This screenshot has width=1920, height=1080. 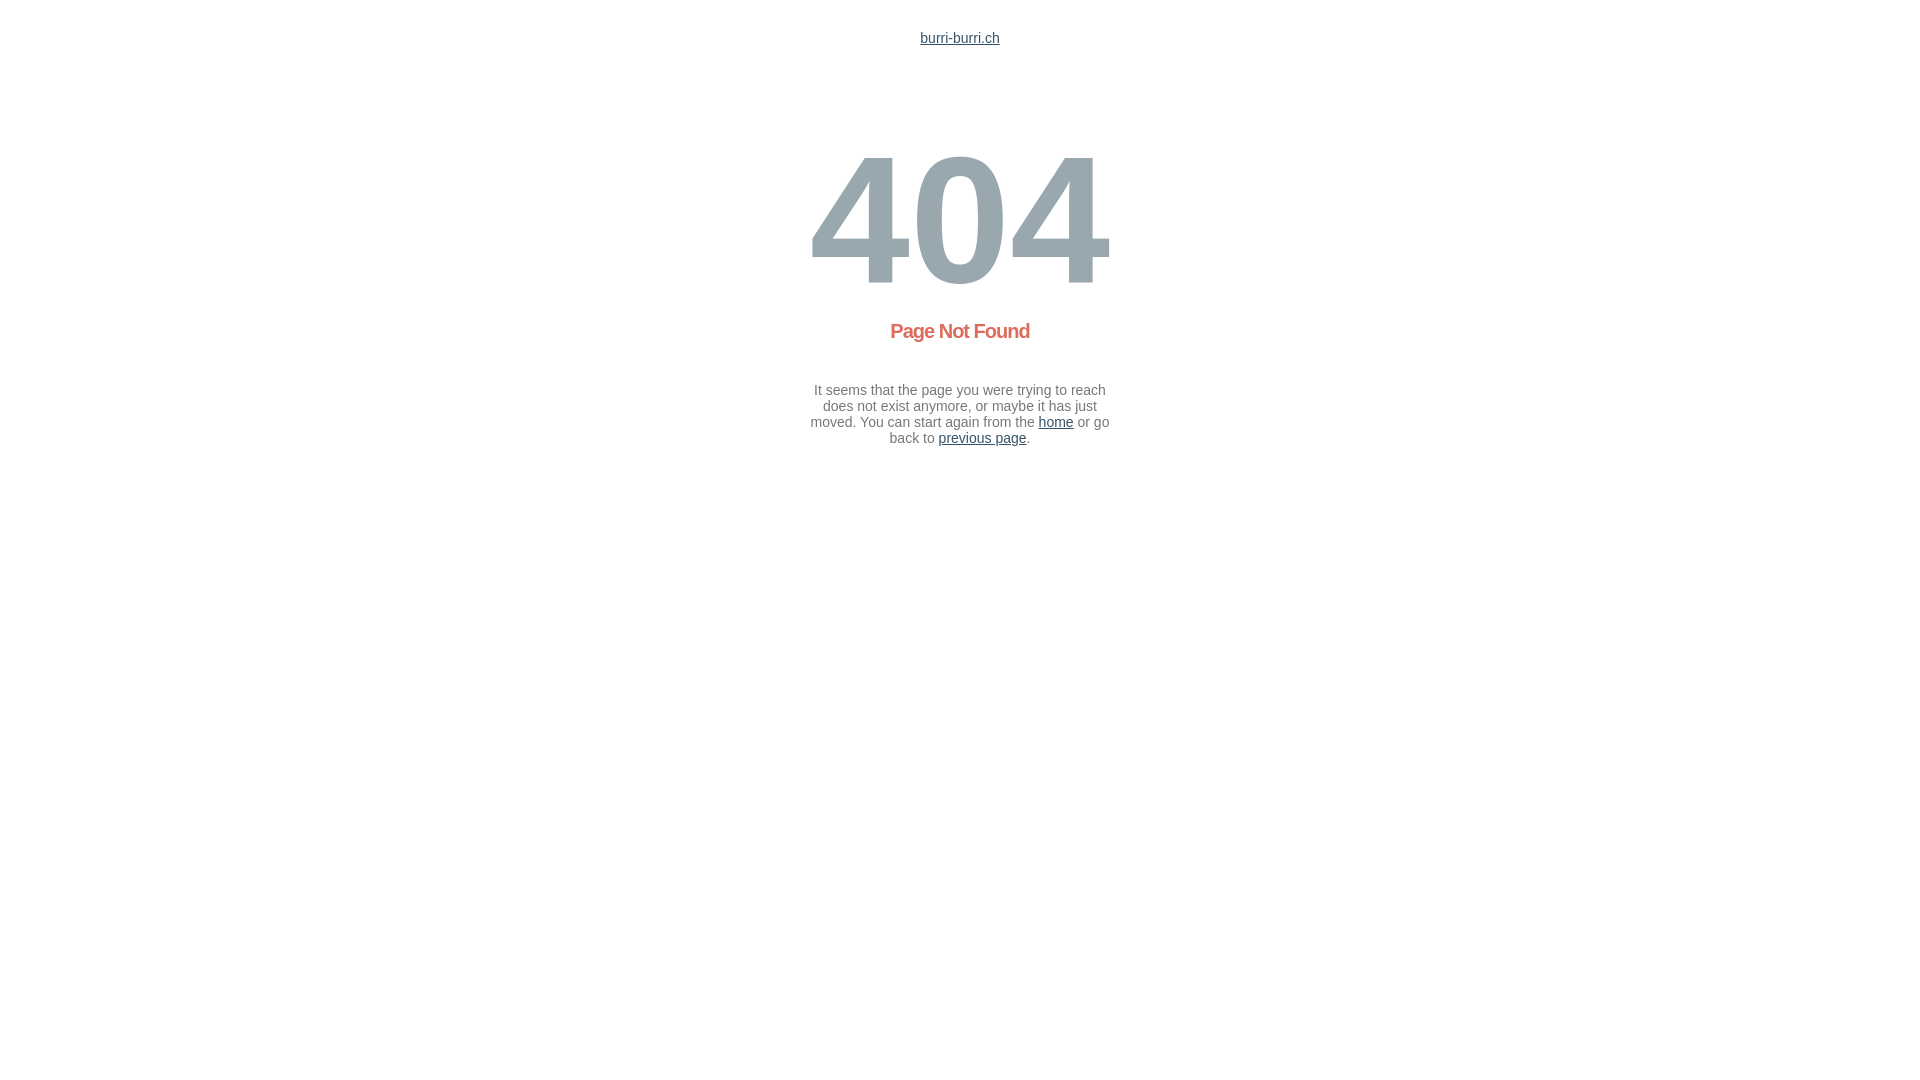 I want to click on 'previous page', so click(x=983, y=437).